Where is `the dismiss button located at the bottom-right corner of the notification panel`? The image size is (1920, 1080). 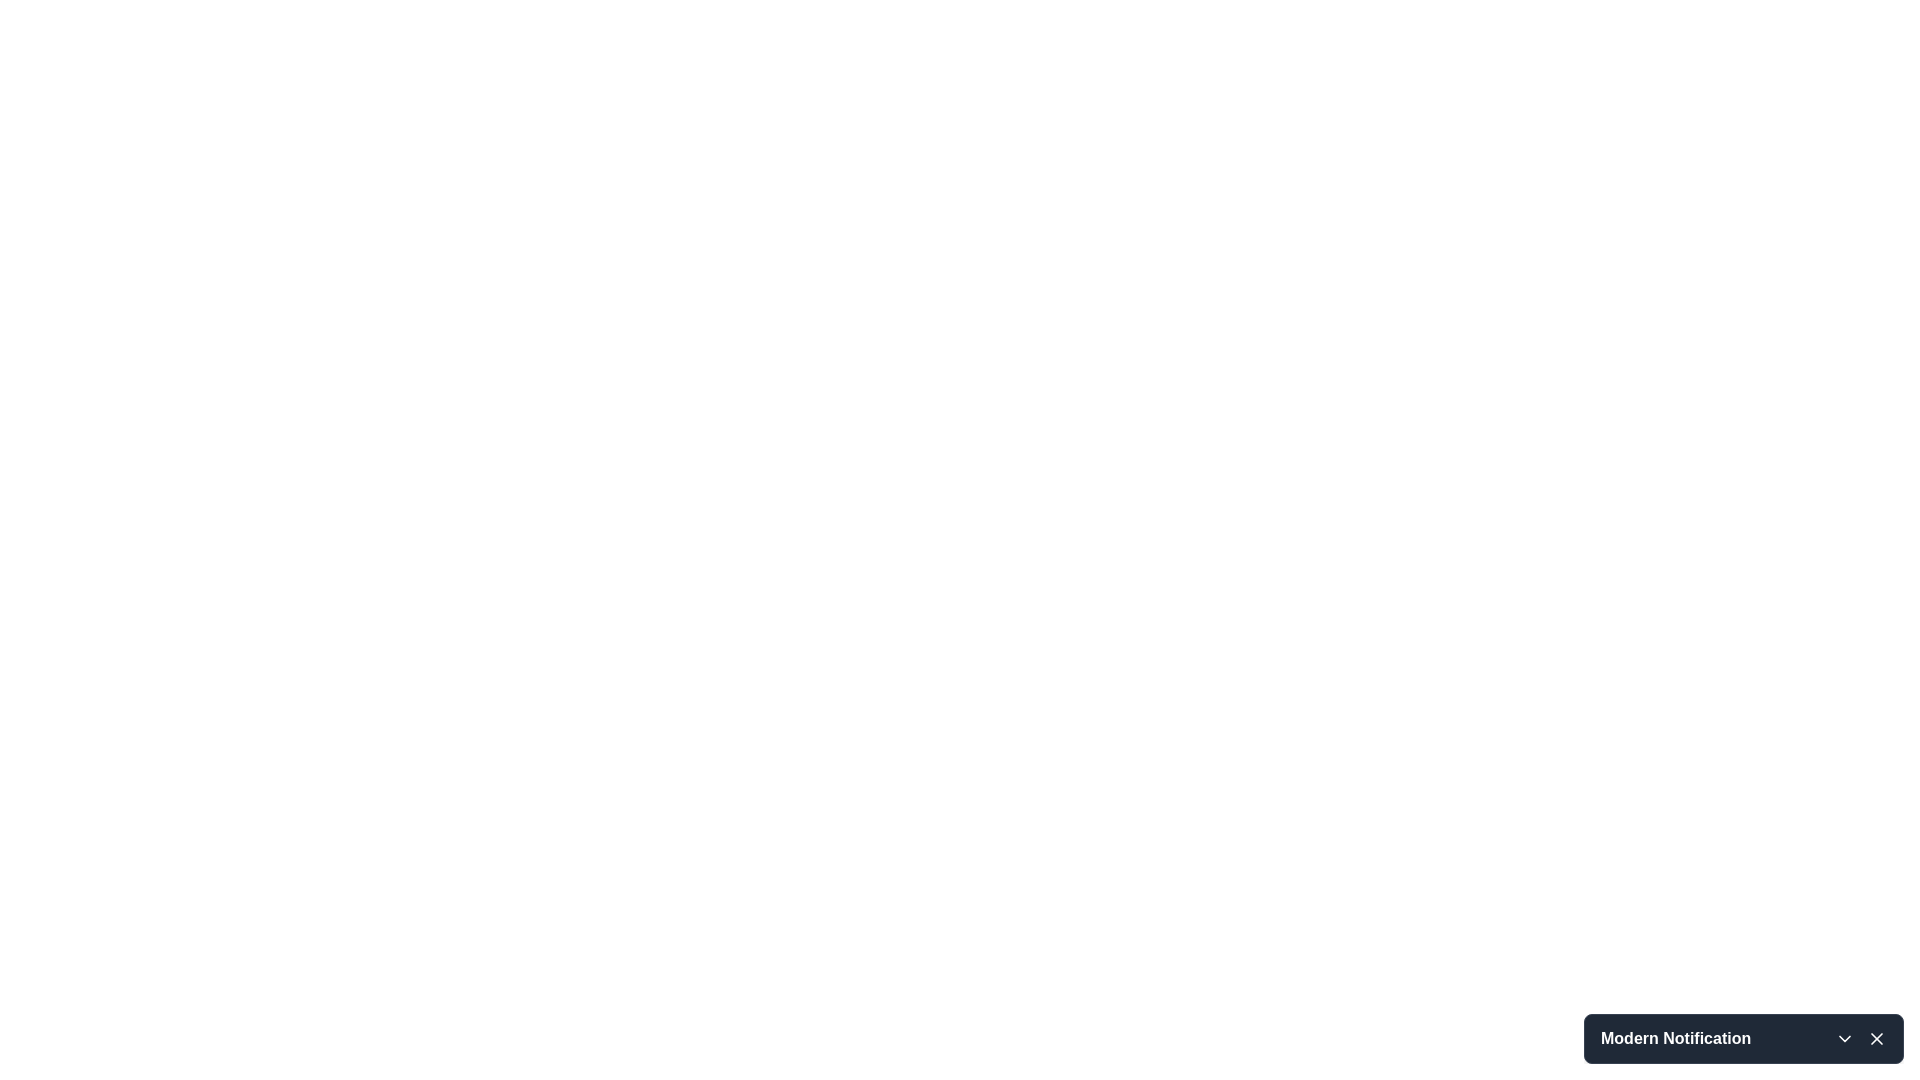 the dismiss button located at the bottom-right corner of the notification panel is located at coordinates (1875, 1037).